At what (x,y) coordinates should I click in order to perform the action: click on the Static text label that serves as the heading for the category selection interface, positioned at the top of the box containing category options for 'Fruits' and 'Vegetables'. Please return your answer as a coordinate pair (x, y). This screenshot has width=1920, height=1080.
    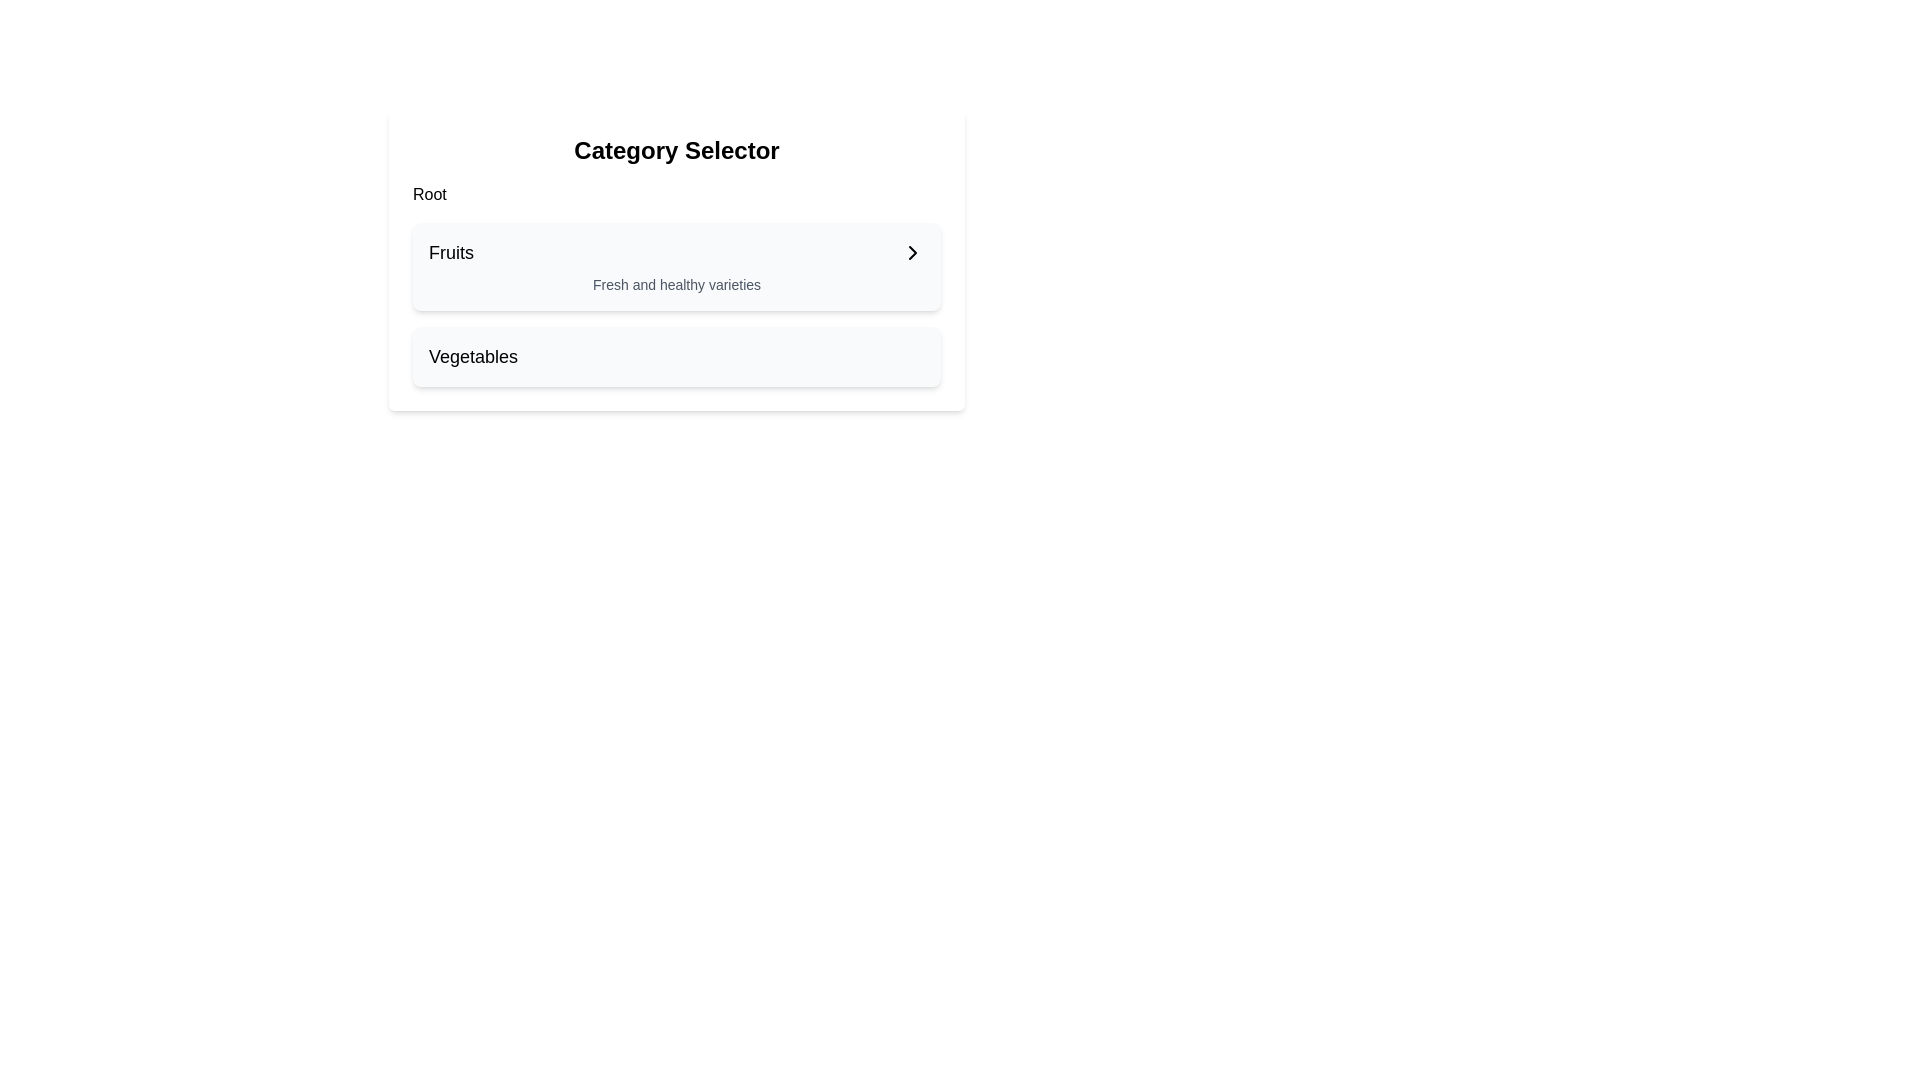
    Looking at the image, I should click on (676, 149).